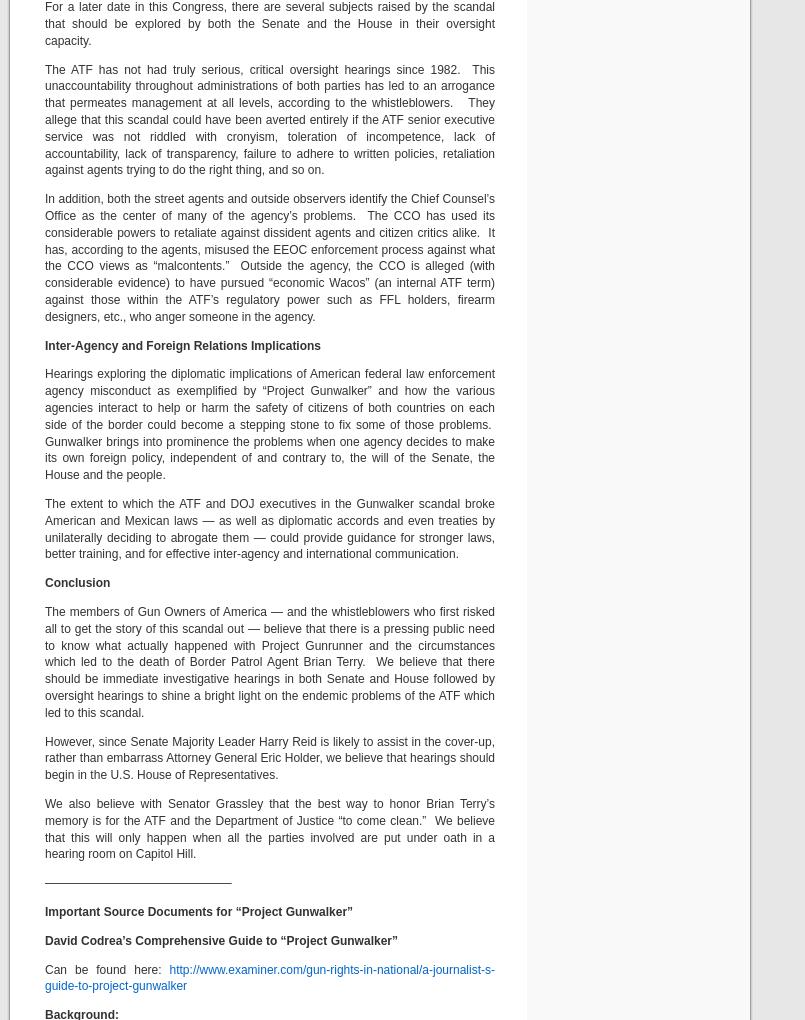  I want to click on 'In addition, both the street agents  and outside observers identify the Chief Counsel’s Office as the center  of many of the agency’s problems.  The CCO has used its considerable  powers to retaliate against dissident agents and citizen critics alike.   It has, according to the agents, misused the EEOC enforcement process  against what the CCO views as “malcontents.”  Outside the agency, the  CCO is alleged (with considerable evidence) to have pursued “economic  Wacos” (an internal ATF term) against those within the ATF’s regulatory  power such as FFL holders, firearm designers, etc., who anger someone in  the agency.', so click(269, 256).